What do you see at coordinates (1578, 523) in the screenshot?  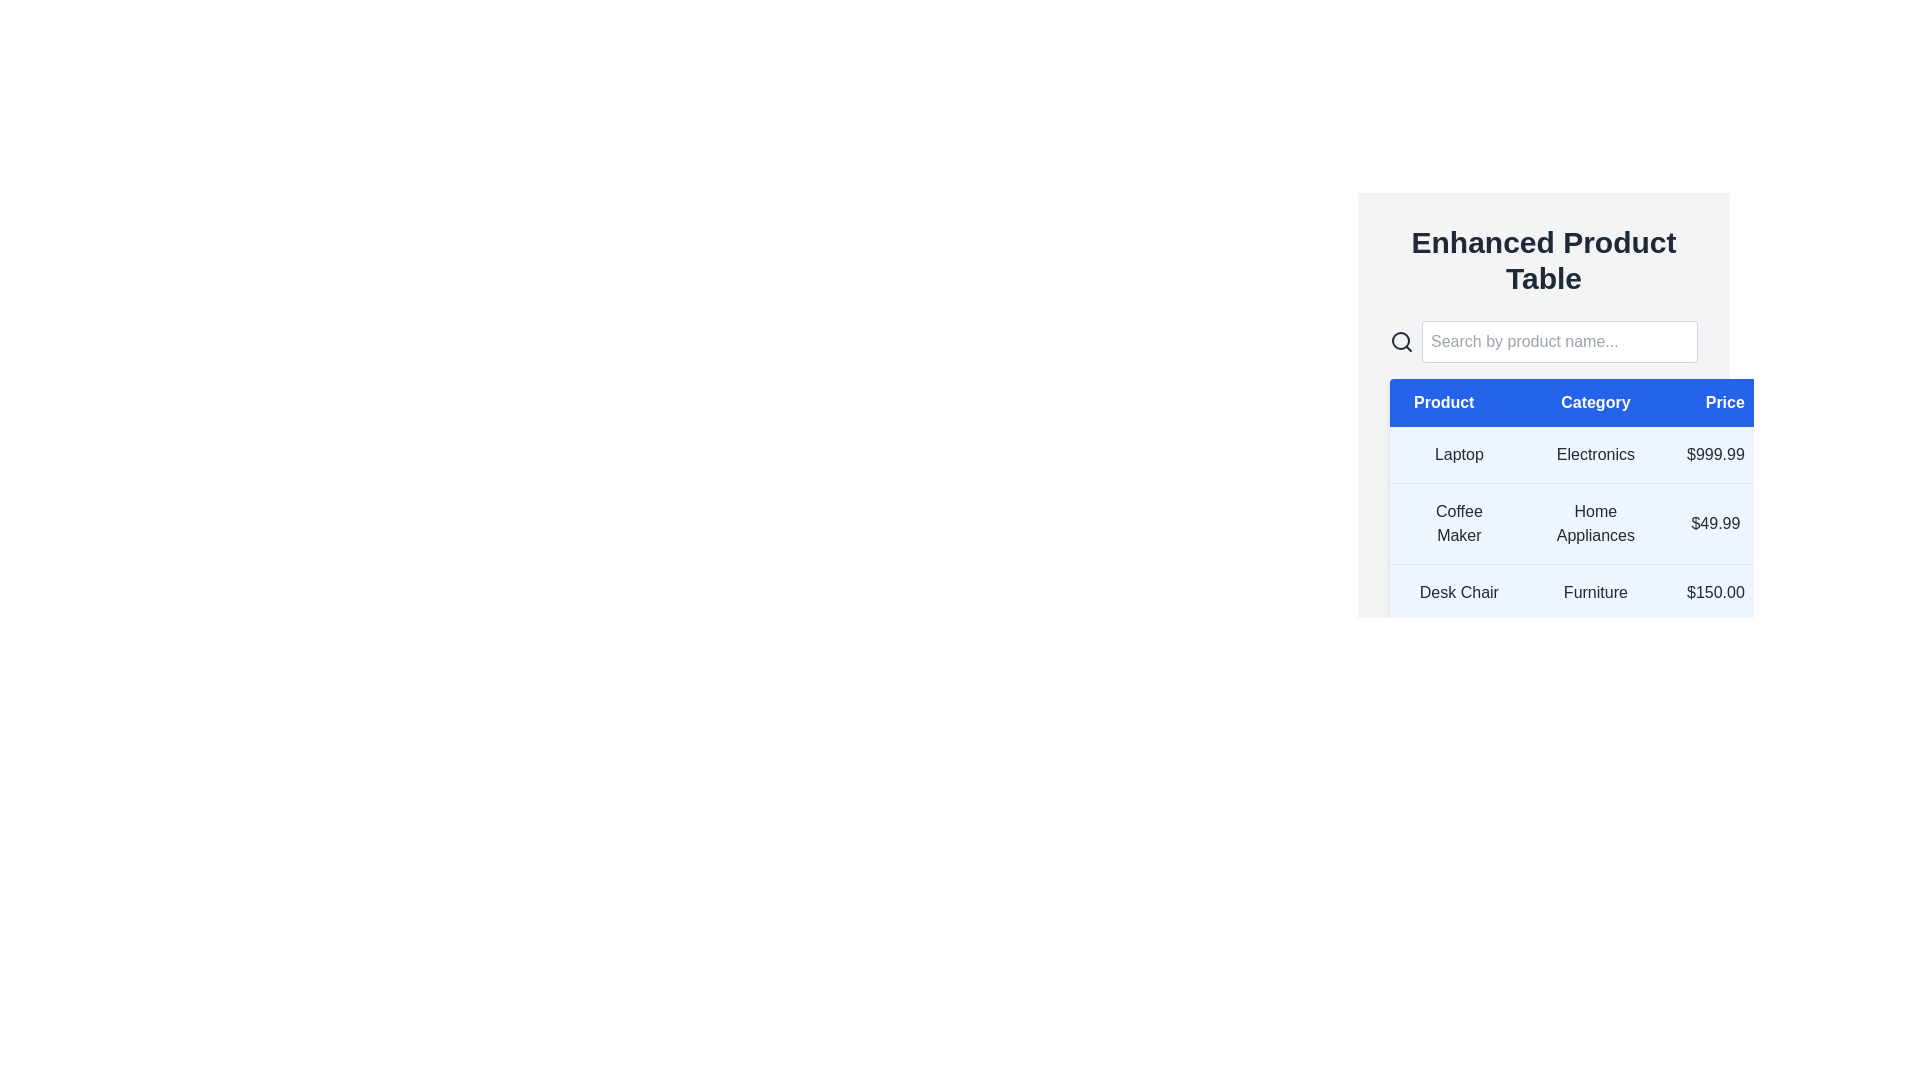 I see `the second row in the table that contains 'Product', 'Category', and 'Price', positioned between 'Laptop' and 'Desk Chair'` at bounding box center [1578, 523].